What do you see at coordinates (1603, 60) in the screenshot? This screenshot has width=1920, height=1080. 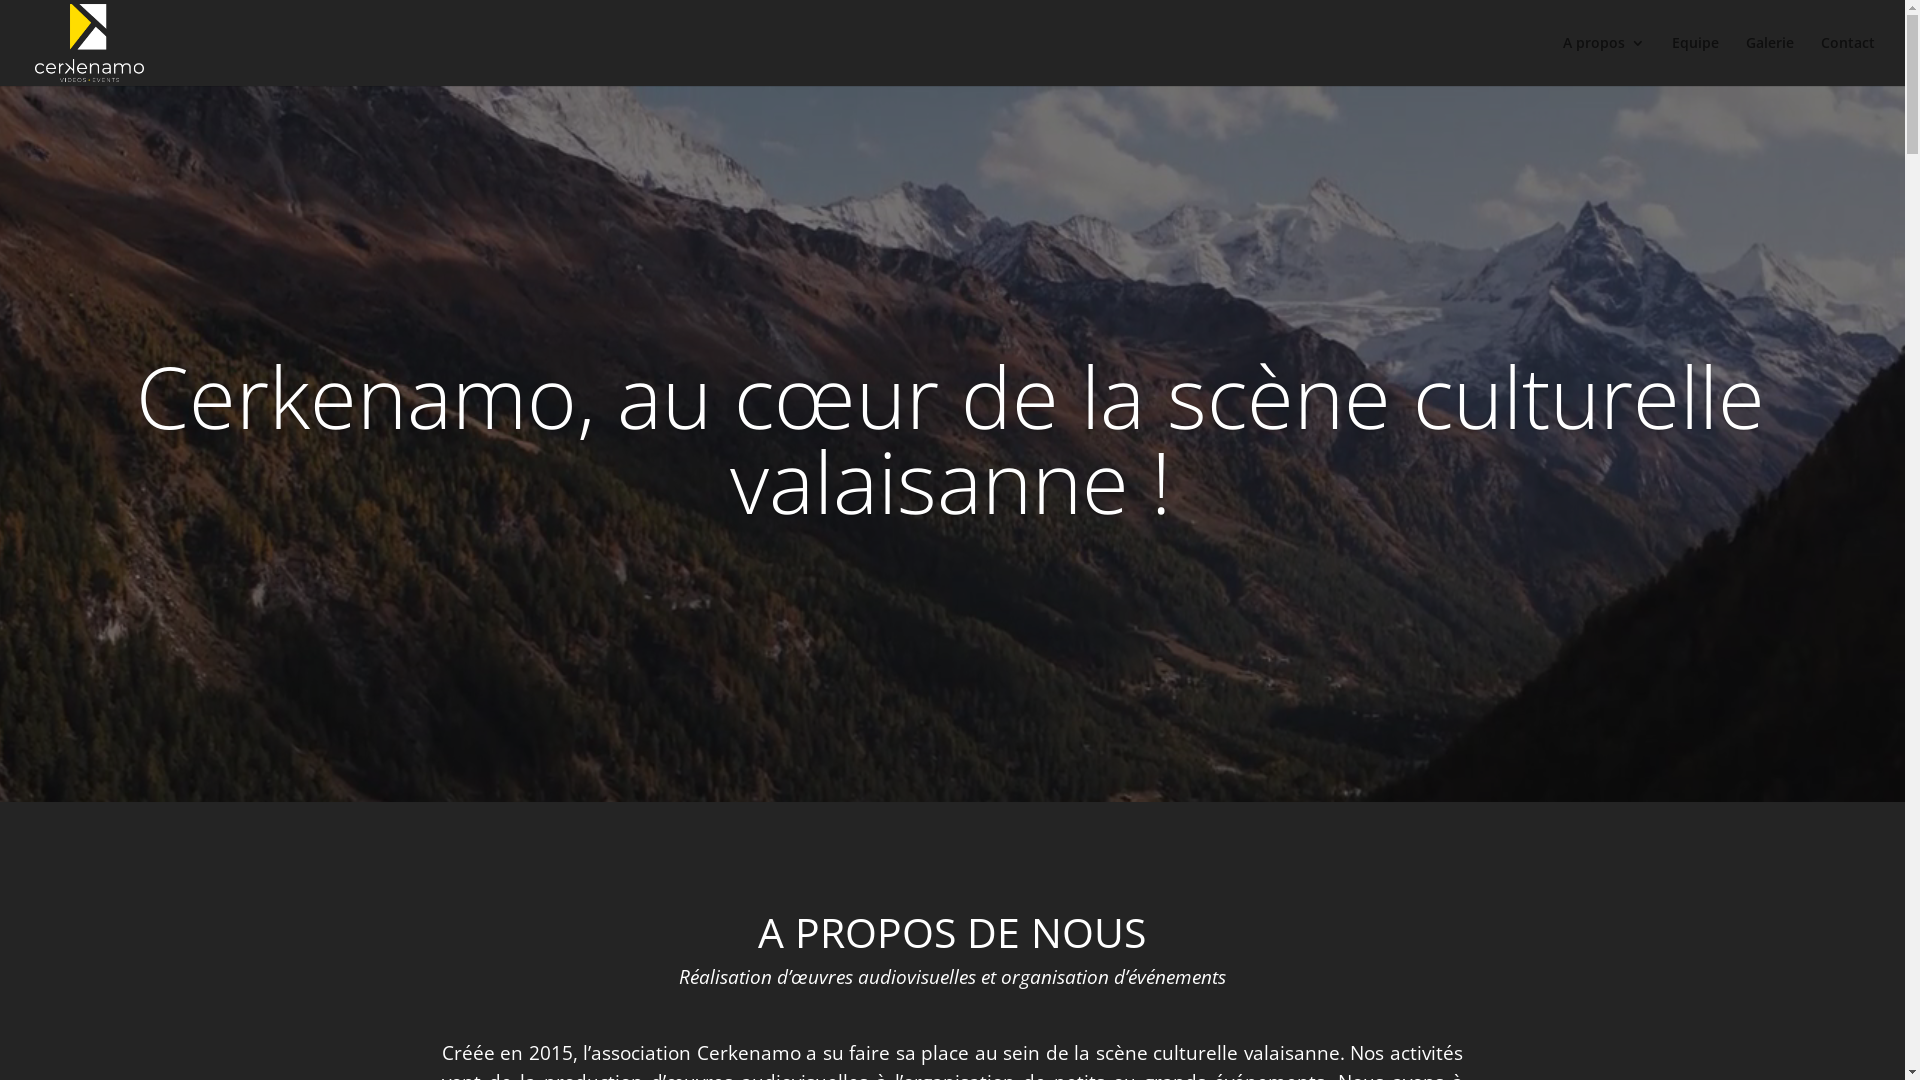 I see `'A propos'` at bounding box center [1603, 60].